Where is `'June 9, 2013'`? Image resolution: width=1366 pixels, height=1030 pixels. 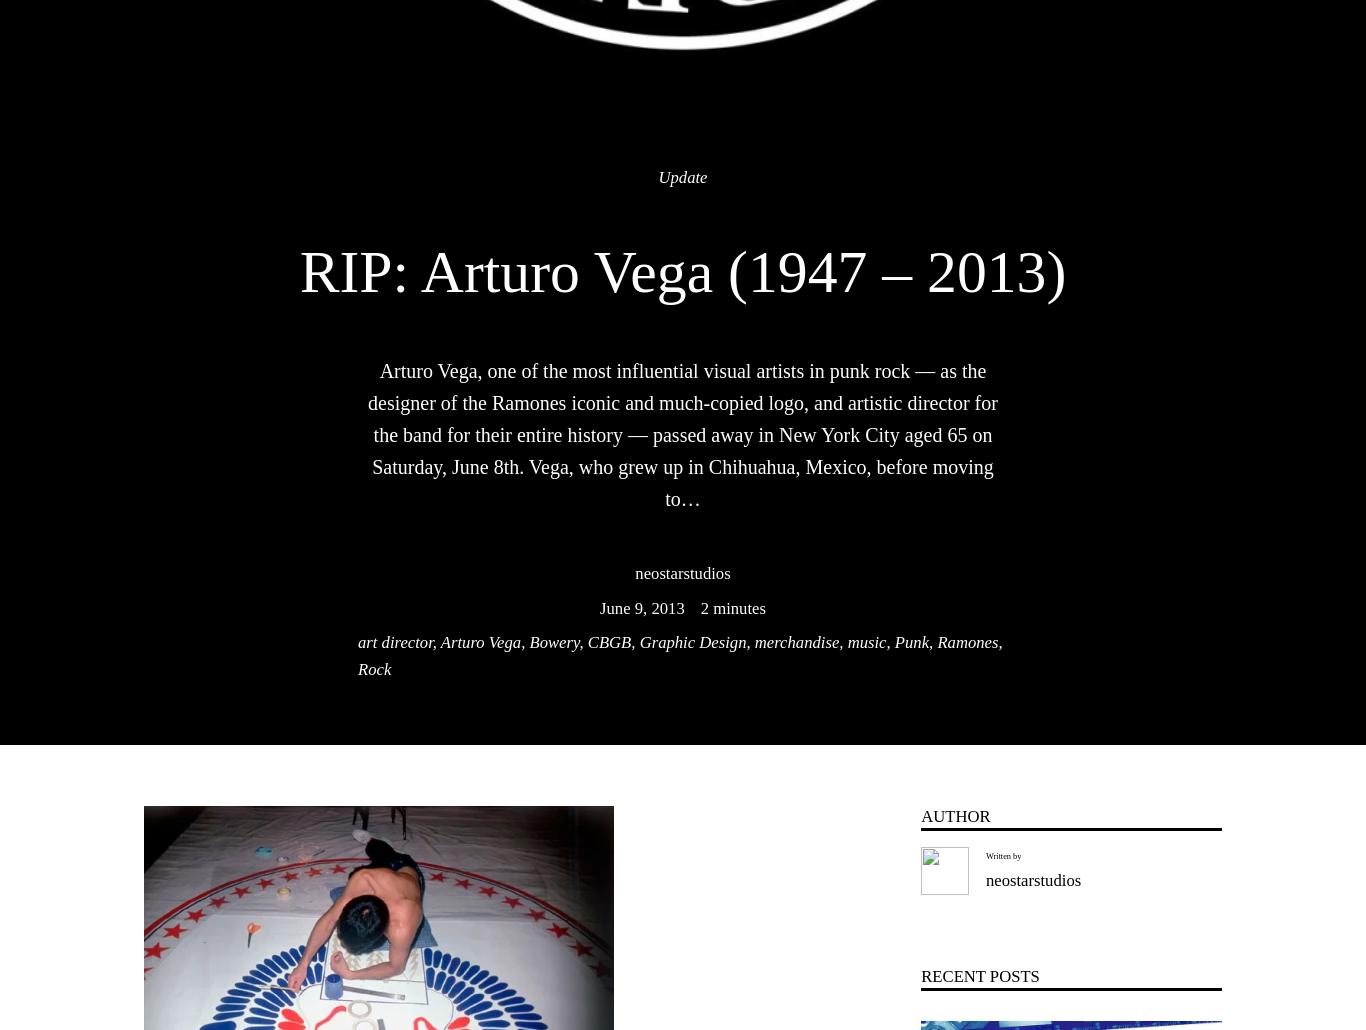
'June 9, 2013' is located at coordinates (641, 606).